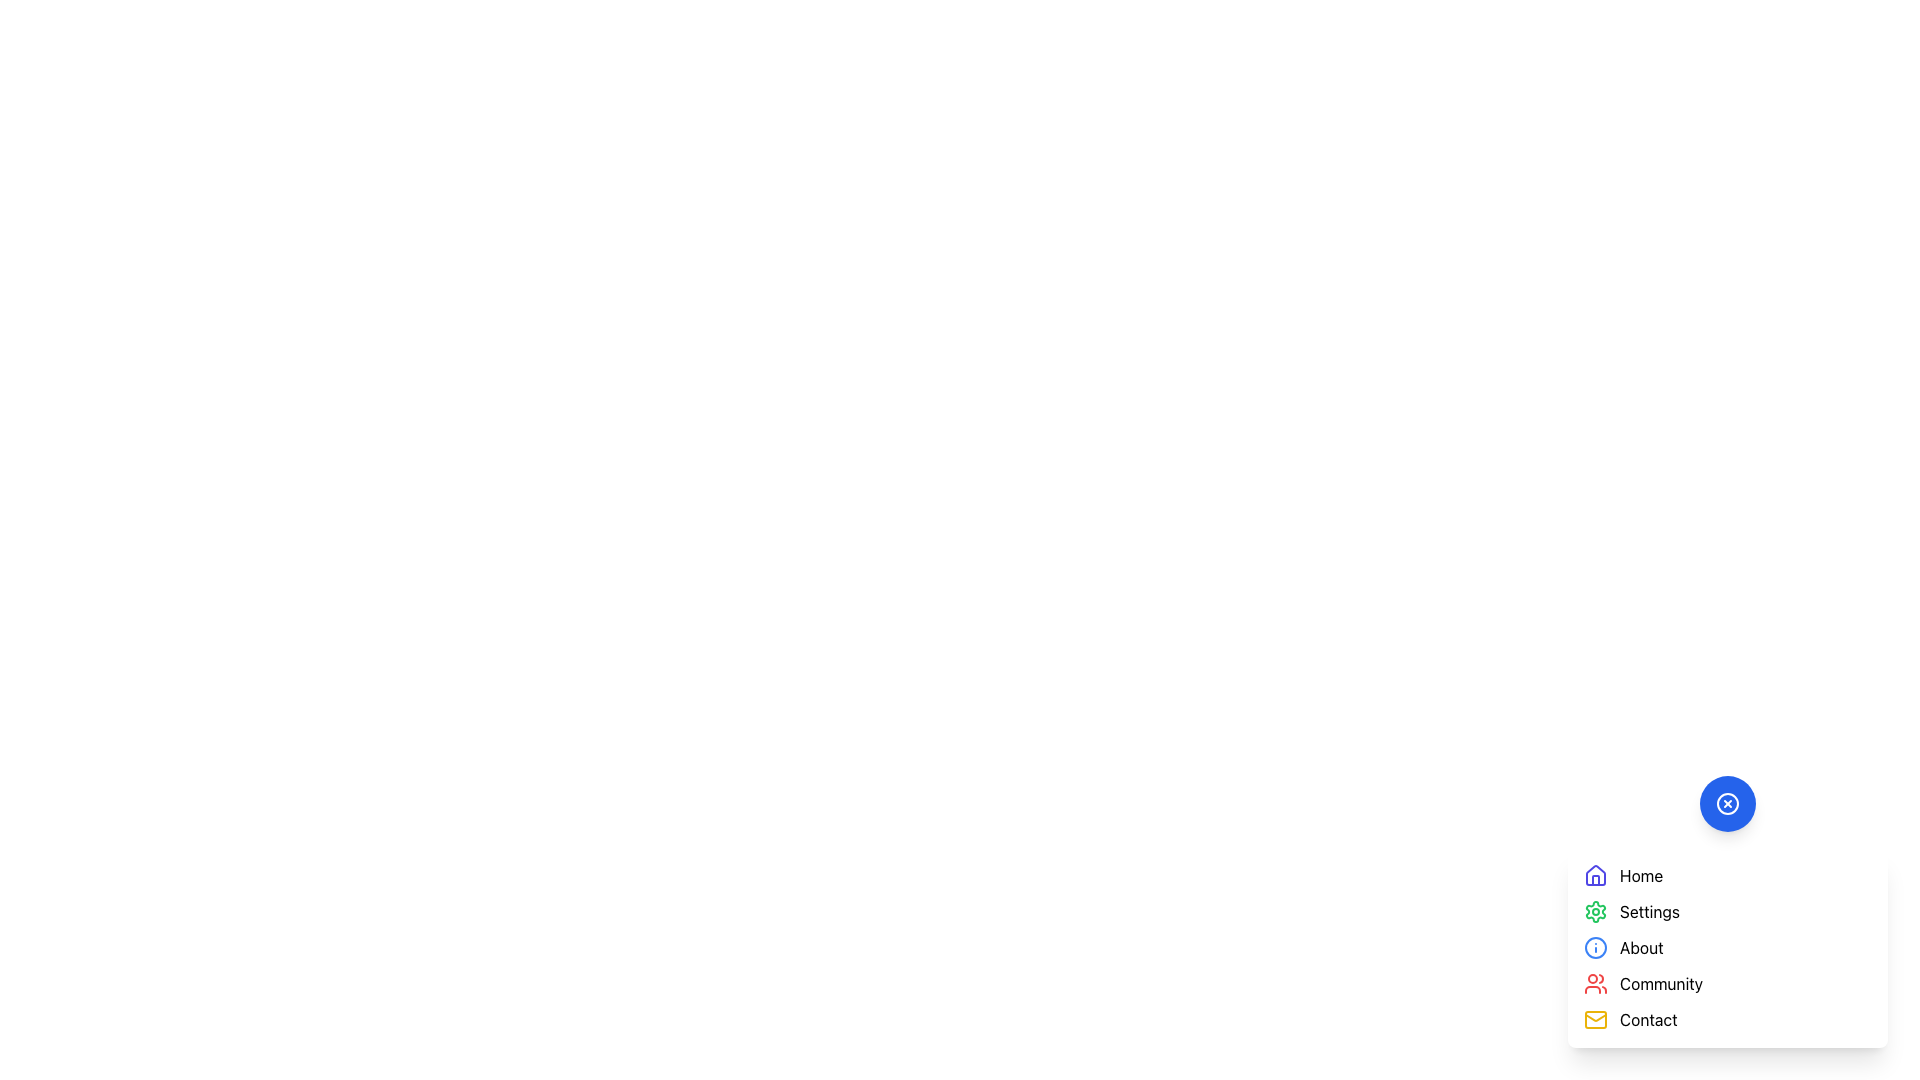 The height and width of the screenshot is (1080, 1920). I want to click on the 'Contact' label, which is styled in a standard sans-serif font with black text color, located to the right of a yellow mail icon in a dropdown menu, so click(1648, 1019).